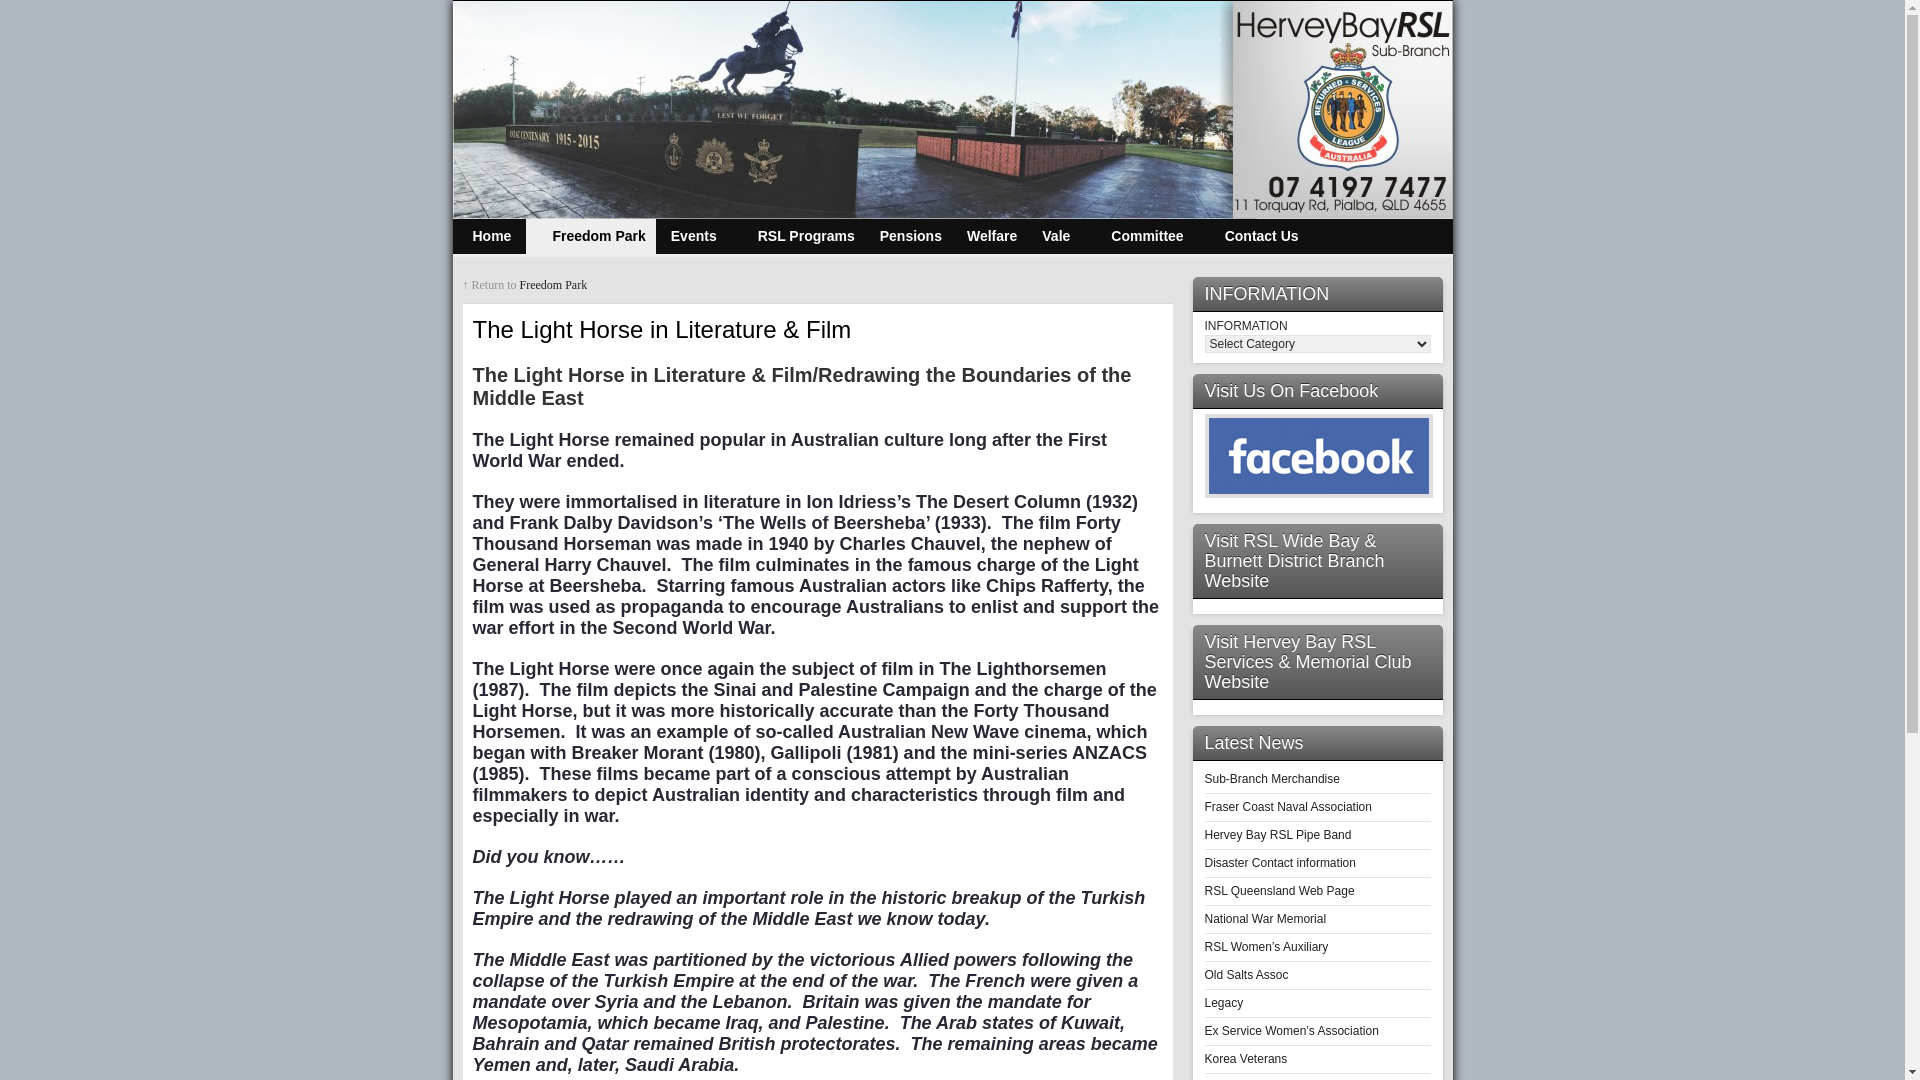 Image resolution: width=1920 pixels, height=1080 pixels. What do you see at coordinates (553, 285) in the screenshot?
I see `'Freedom Park'` at bounding box center [553, 285].